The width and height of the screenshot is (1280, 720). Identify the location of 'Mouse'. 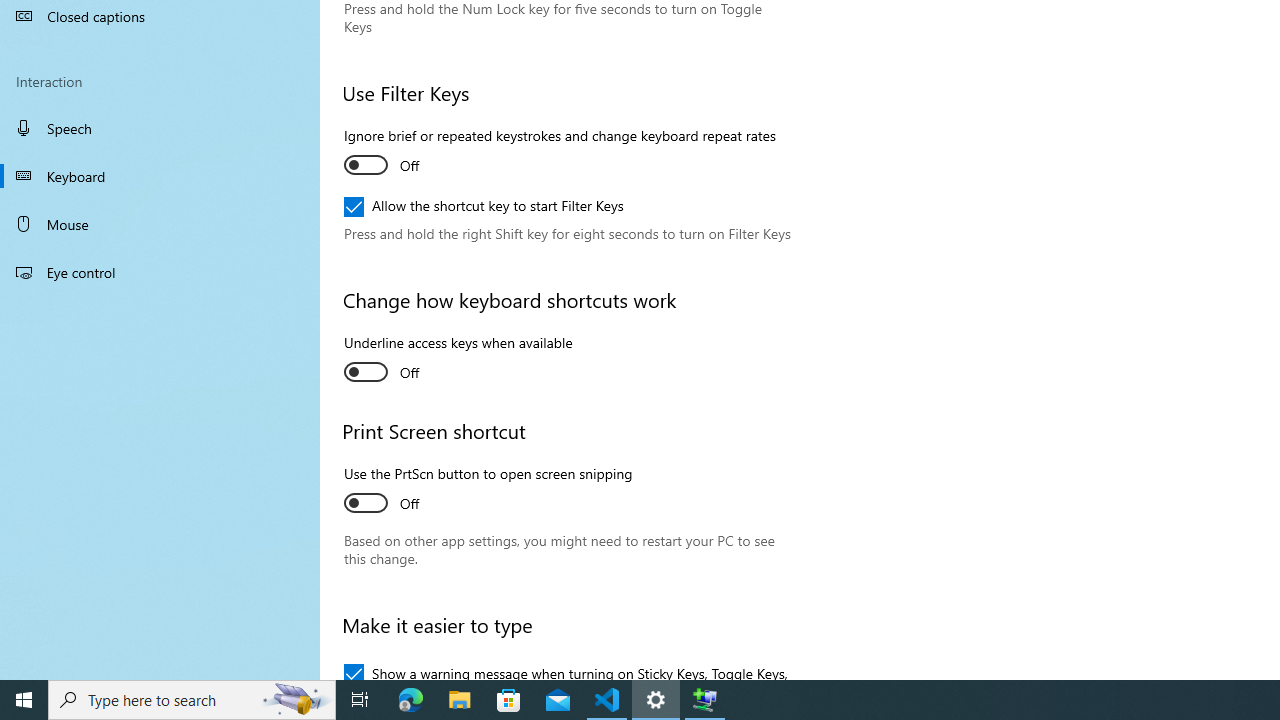
(160, 223).